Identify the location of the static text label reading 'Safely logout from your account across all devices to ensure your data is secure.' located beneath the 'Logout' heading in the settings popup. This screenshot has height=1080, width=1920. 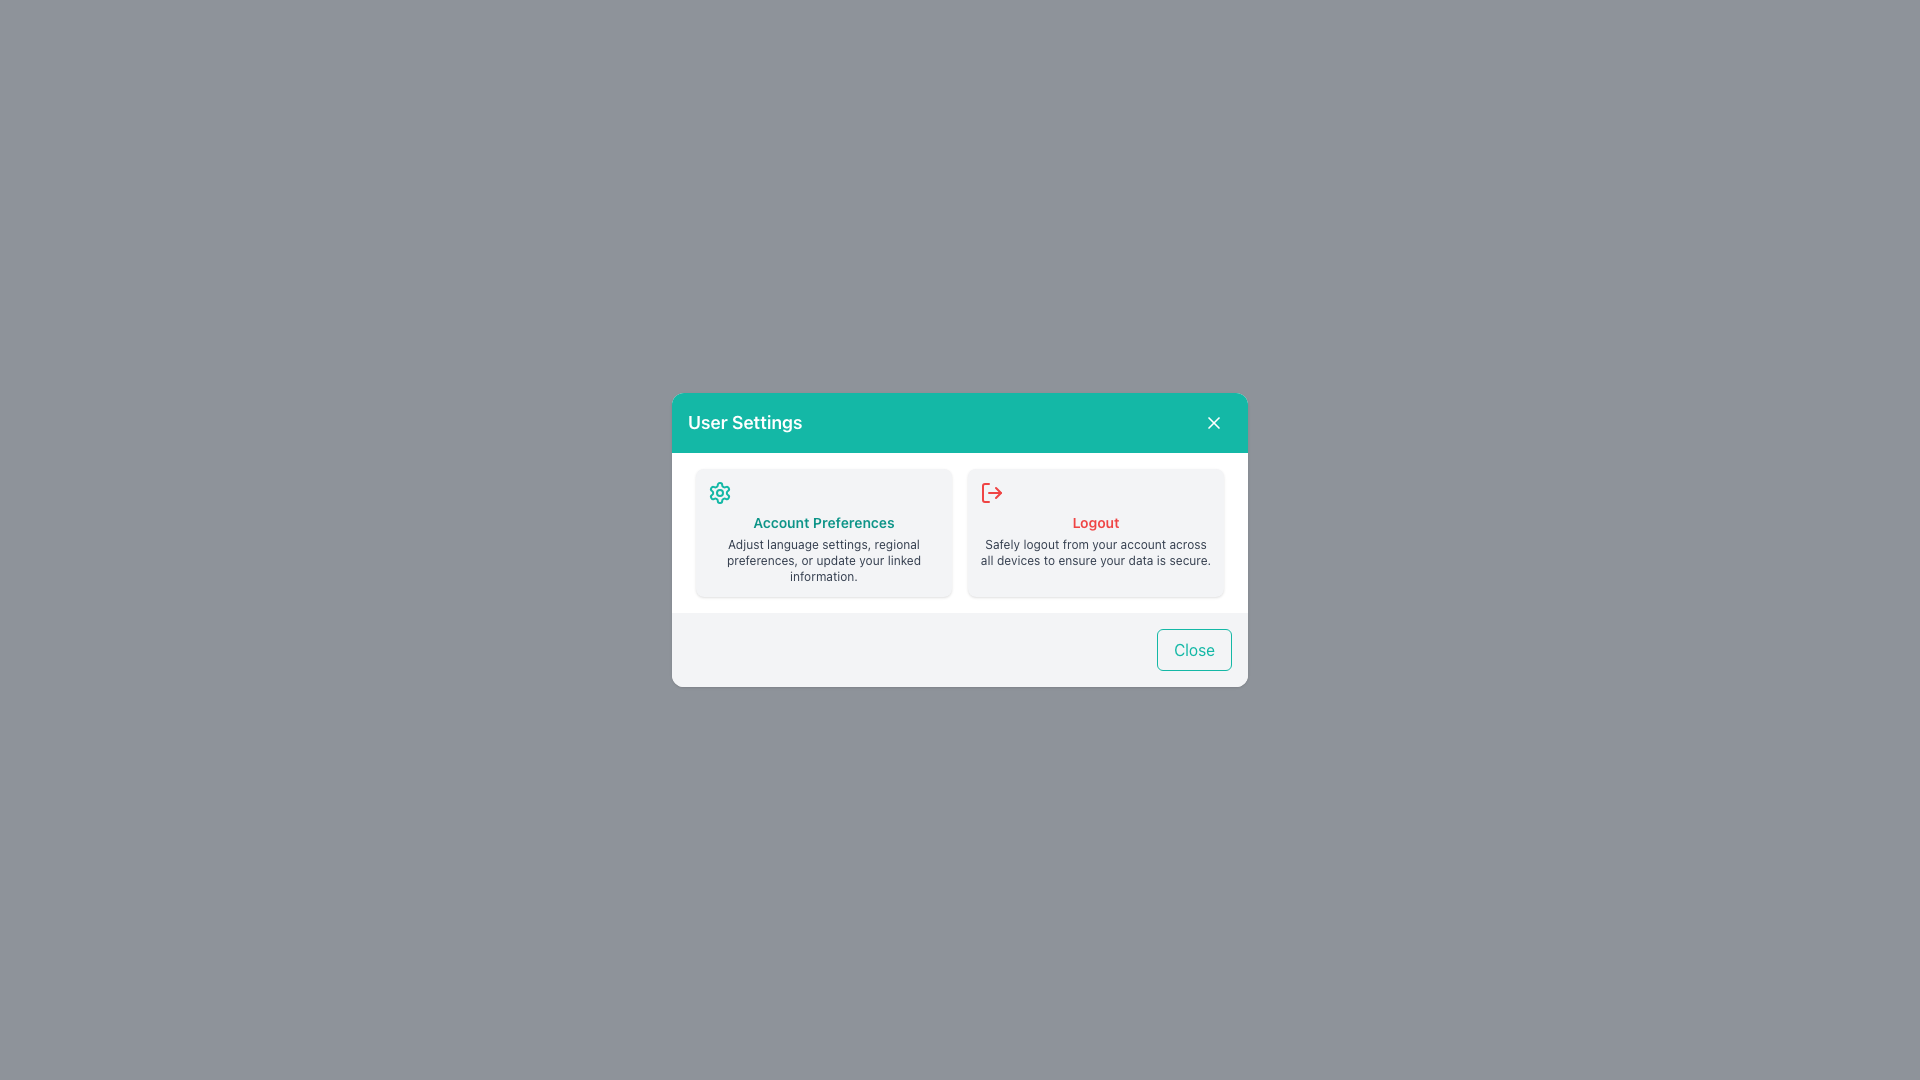
(1094, 552).